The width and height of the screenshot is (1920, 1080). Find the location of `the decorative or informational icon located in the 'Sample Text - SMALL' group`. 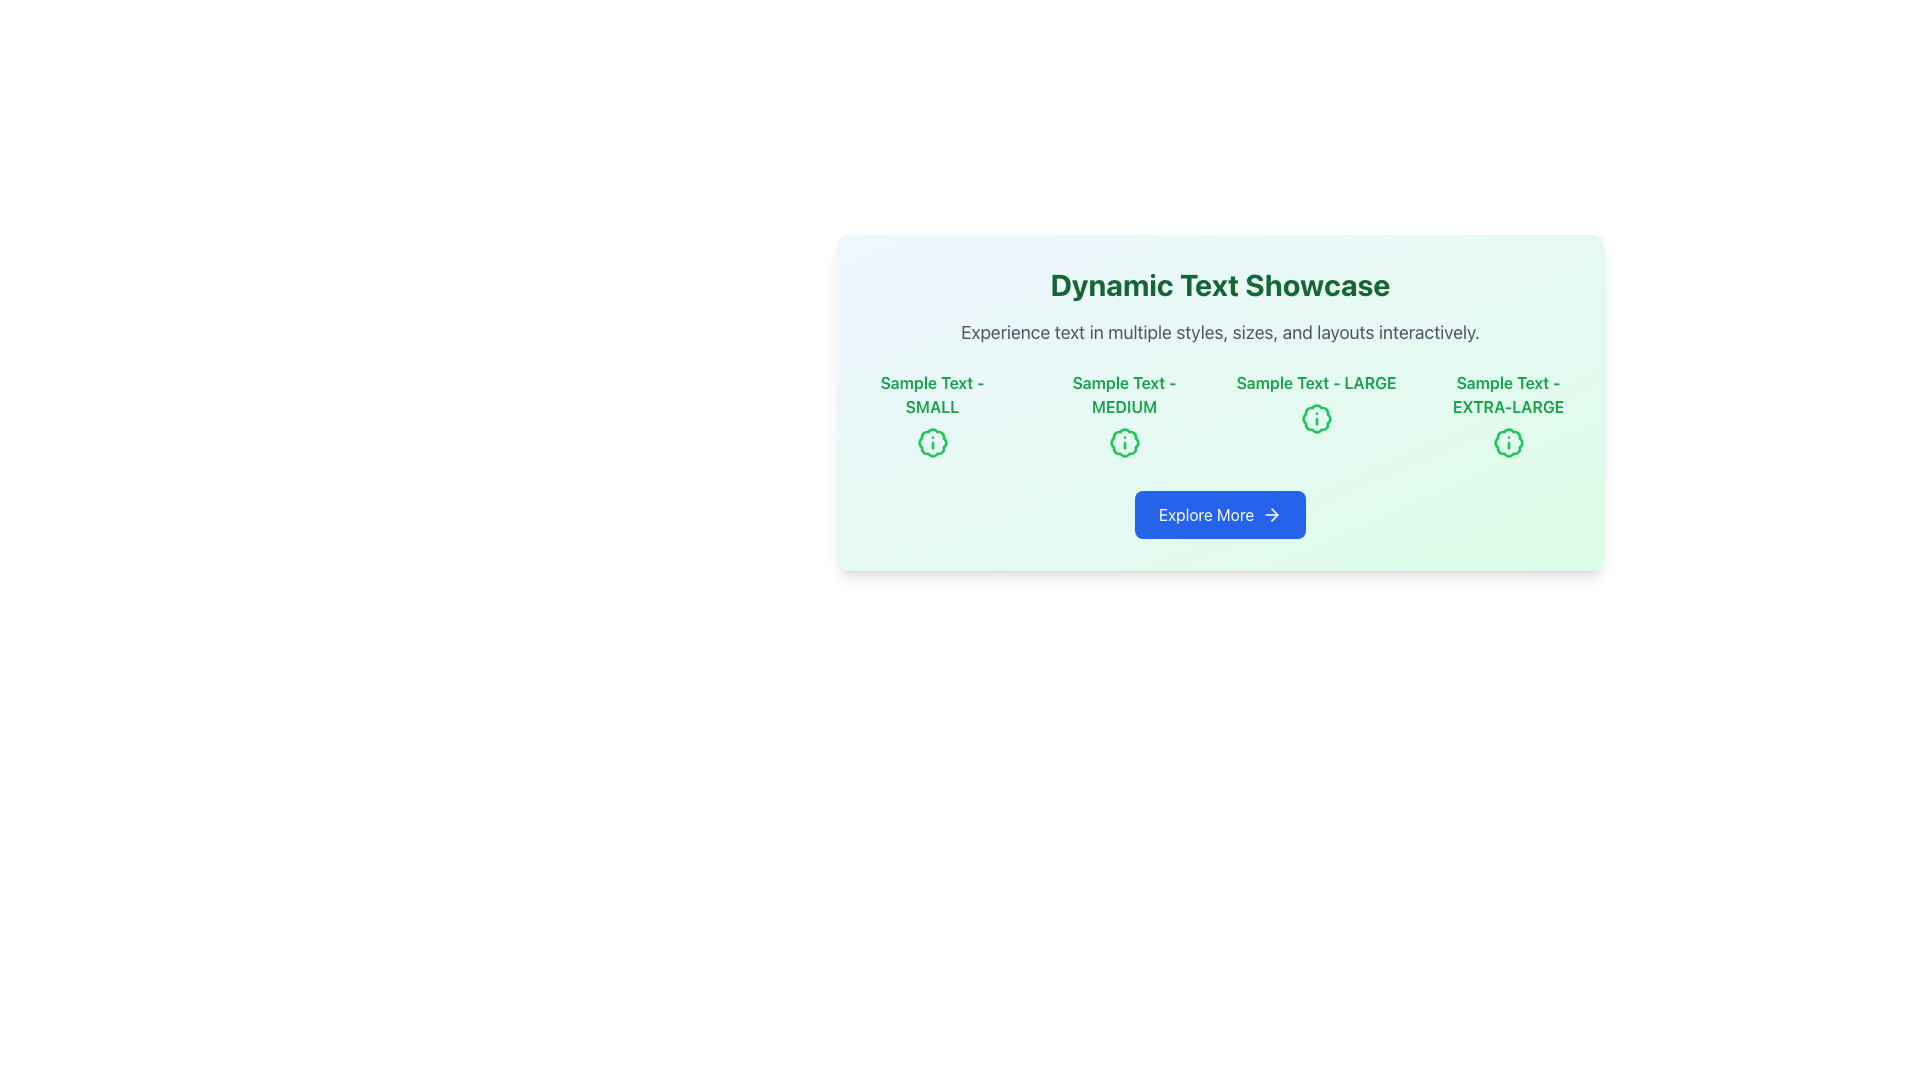

the decorative or informational icon located in the 'Sample Text - SMALL' group is located at coordinates (931, 442).